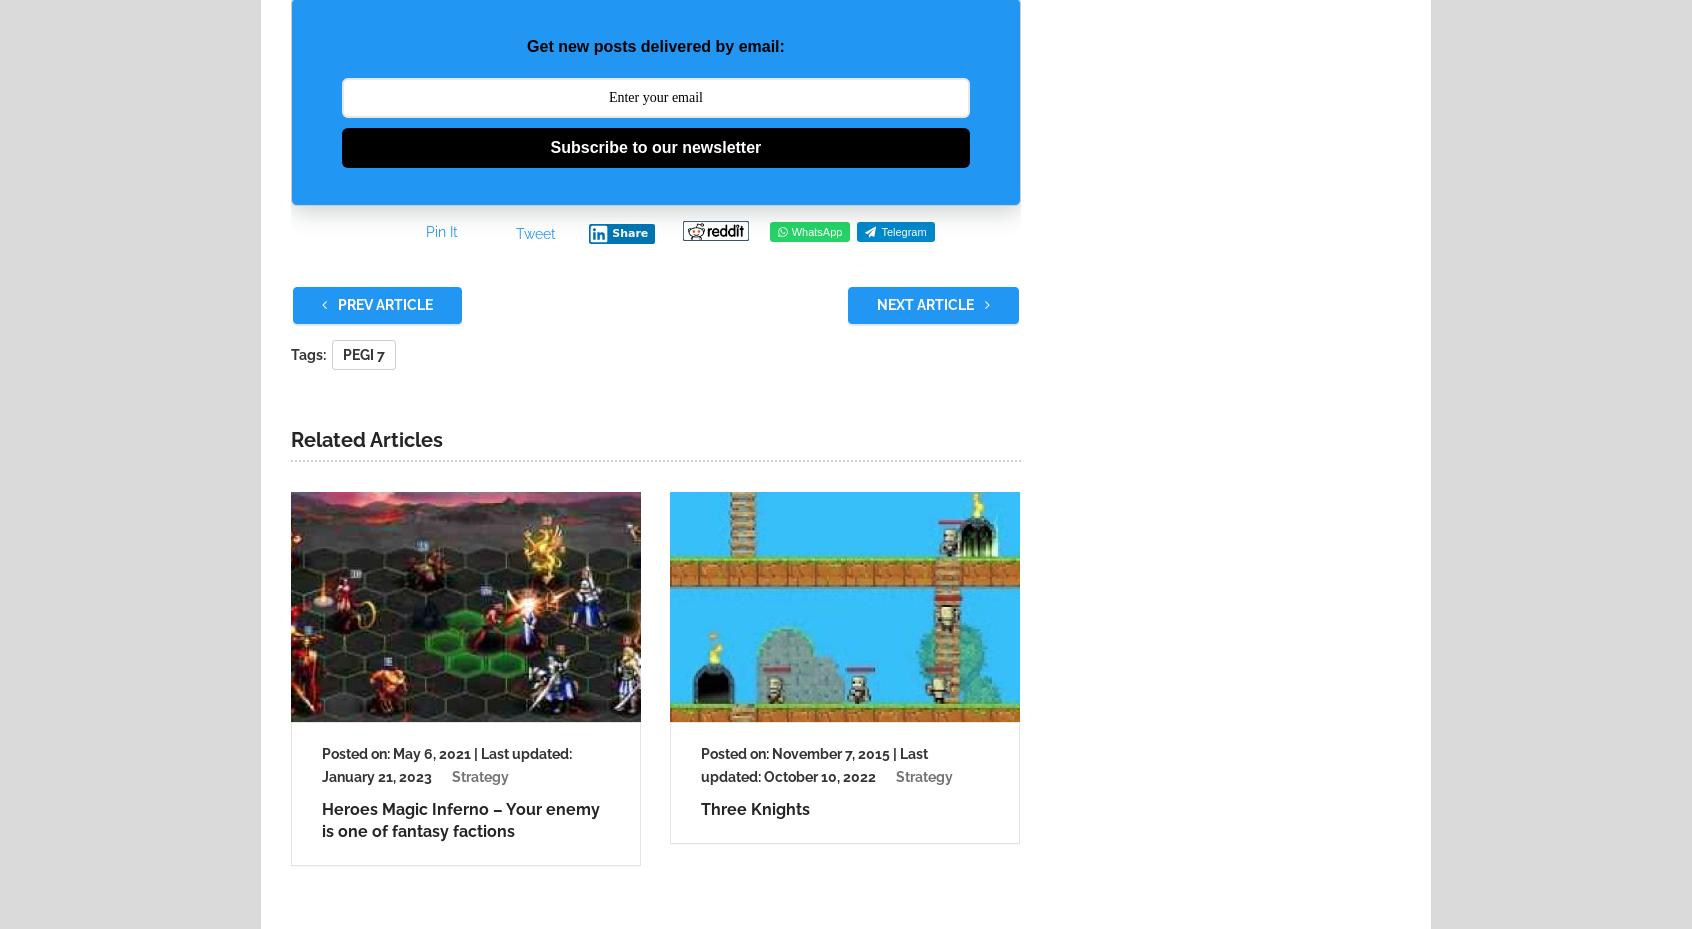 This screenshot has height=929, width=1692. What do you see at coordinates (425, 230) in the screenshot?
I see `'Pin It'` at bounding box center [425, 230].